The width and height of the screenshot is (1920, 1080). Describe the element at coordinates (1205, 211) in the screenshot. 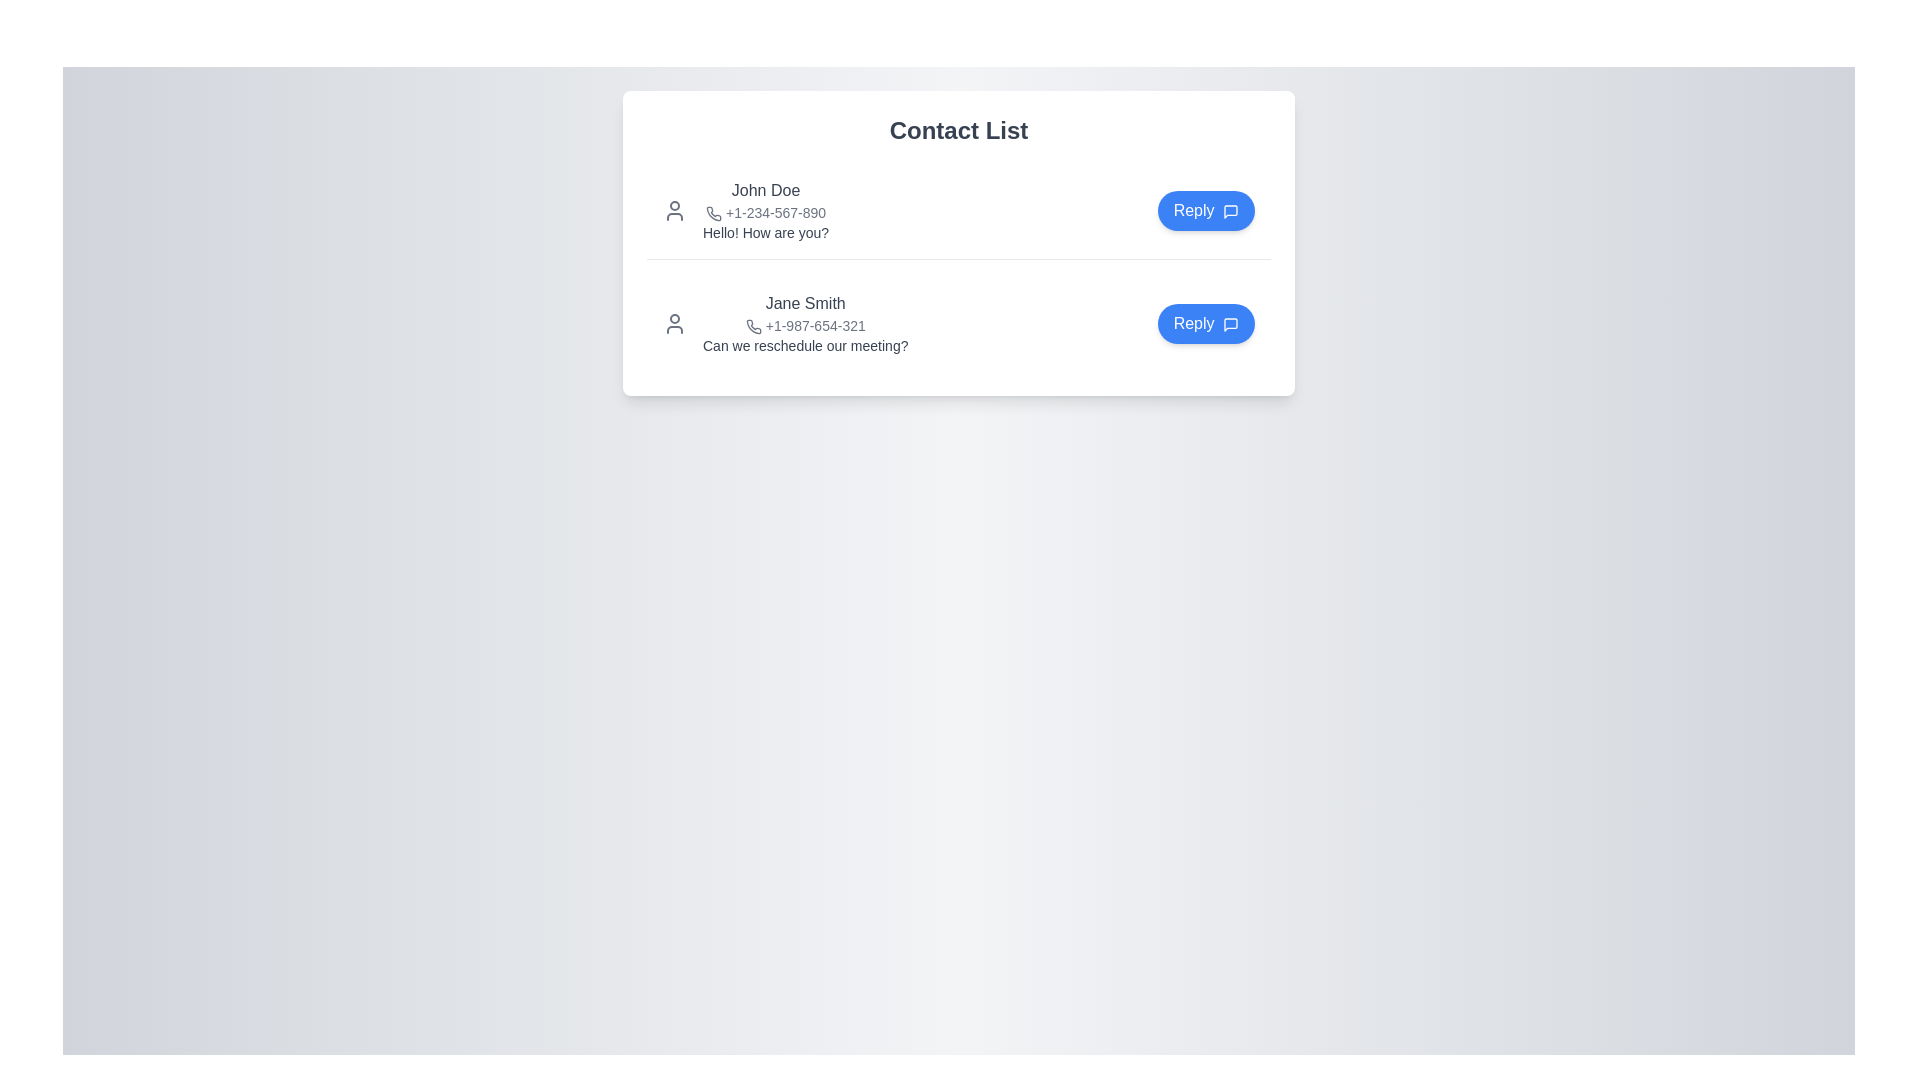

I see `the rounded rectangular 'Reply' button with a blue background and white text located in the top-right corner of the first user entry in the 'Contact List' card to reply to the message` at that location.